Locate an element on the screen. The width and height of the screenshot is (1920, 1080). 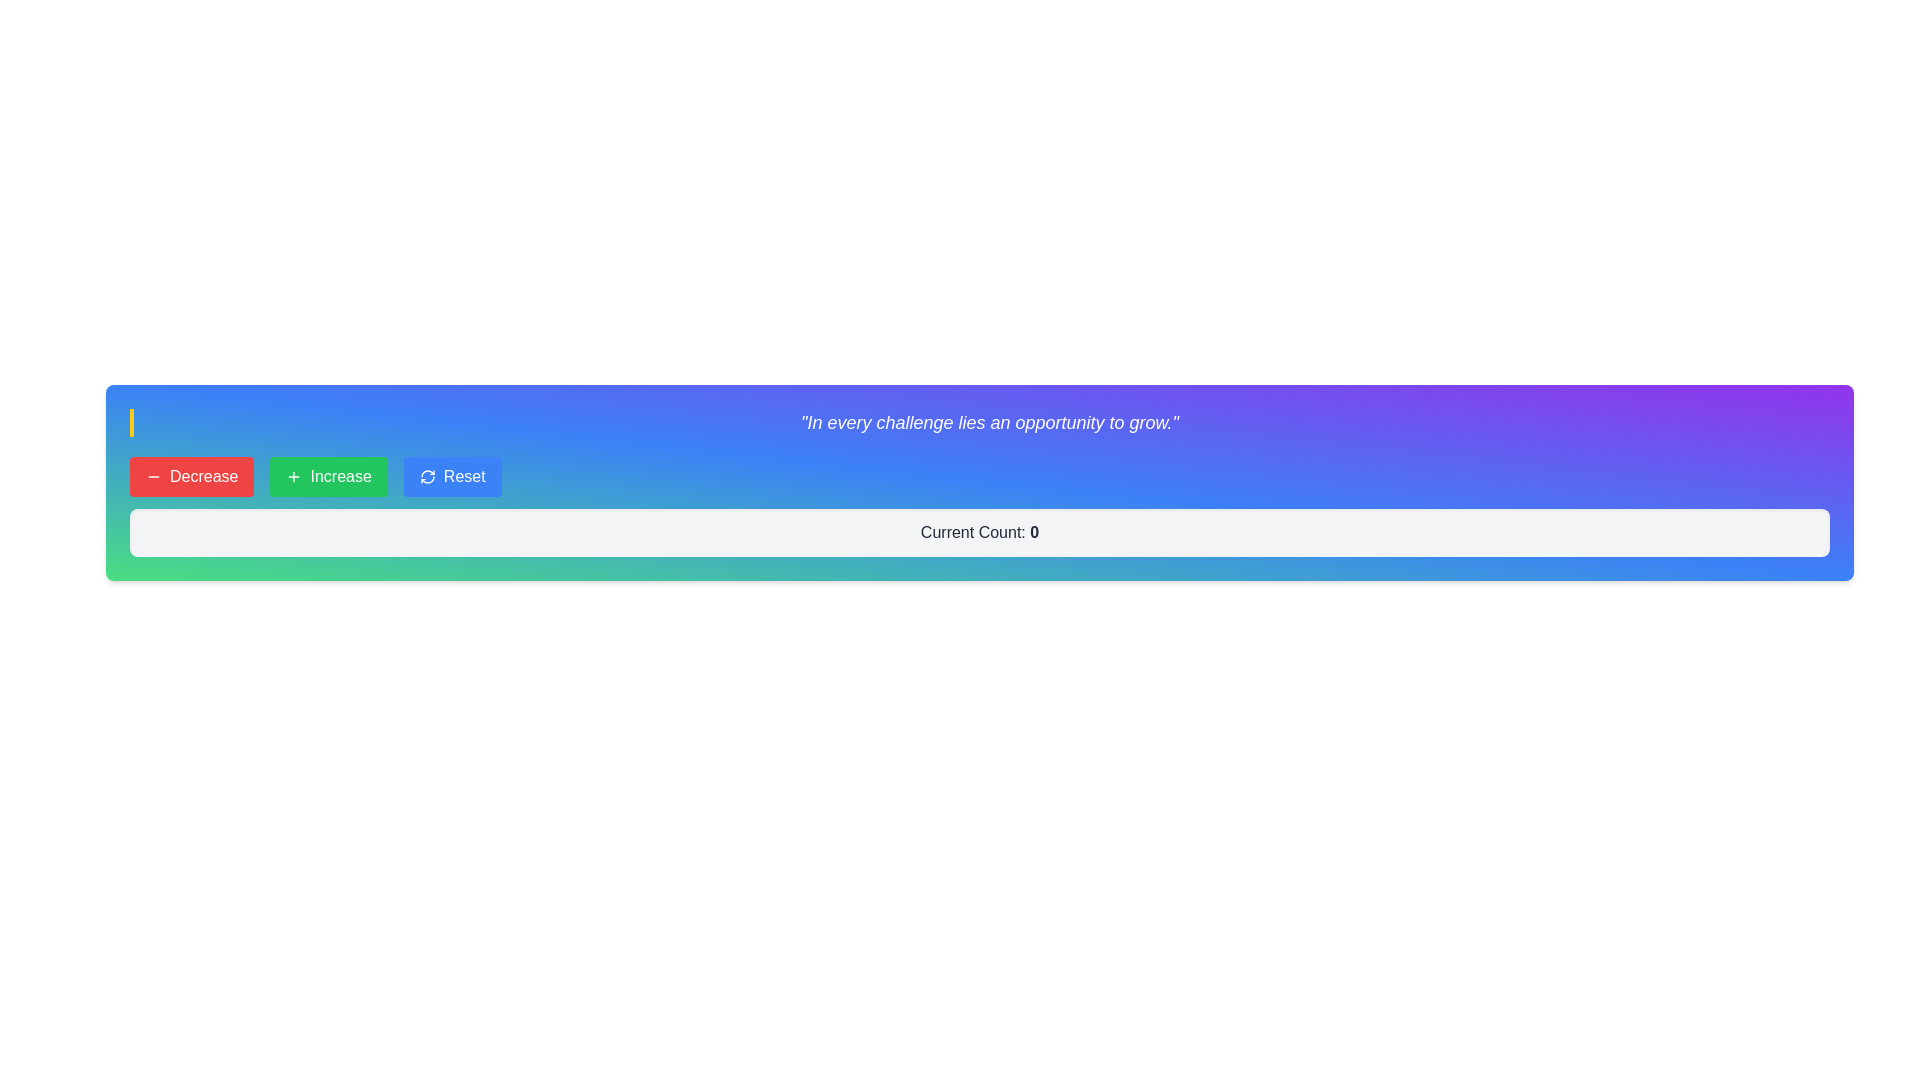
the 'Decrease' button which contains the Minus icon representing a decrease action, located in the top bar of the interface is located at coordinates (152, 477).